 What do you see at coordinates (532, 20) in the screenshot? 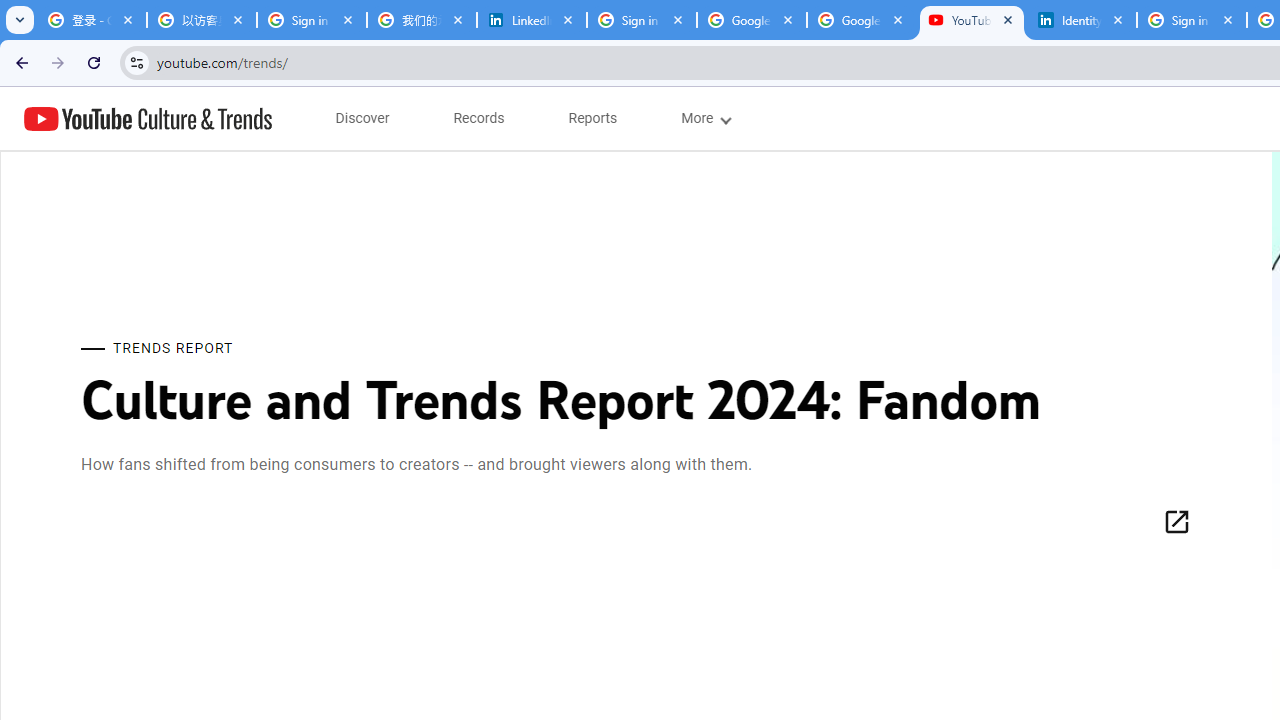
I see `'LinkedIn Privacy Policy'` at bounding box center [532, 20].